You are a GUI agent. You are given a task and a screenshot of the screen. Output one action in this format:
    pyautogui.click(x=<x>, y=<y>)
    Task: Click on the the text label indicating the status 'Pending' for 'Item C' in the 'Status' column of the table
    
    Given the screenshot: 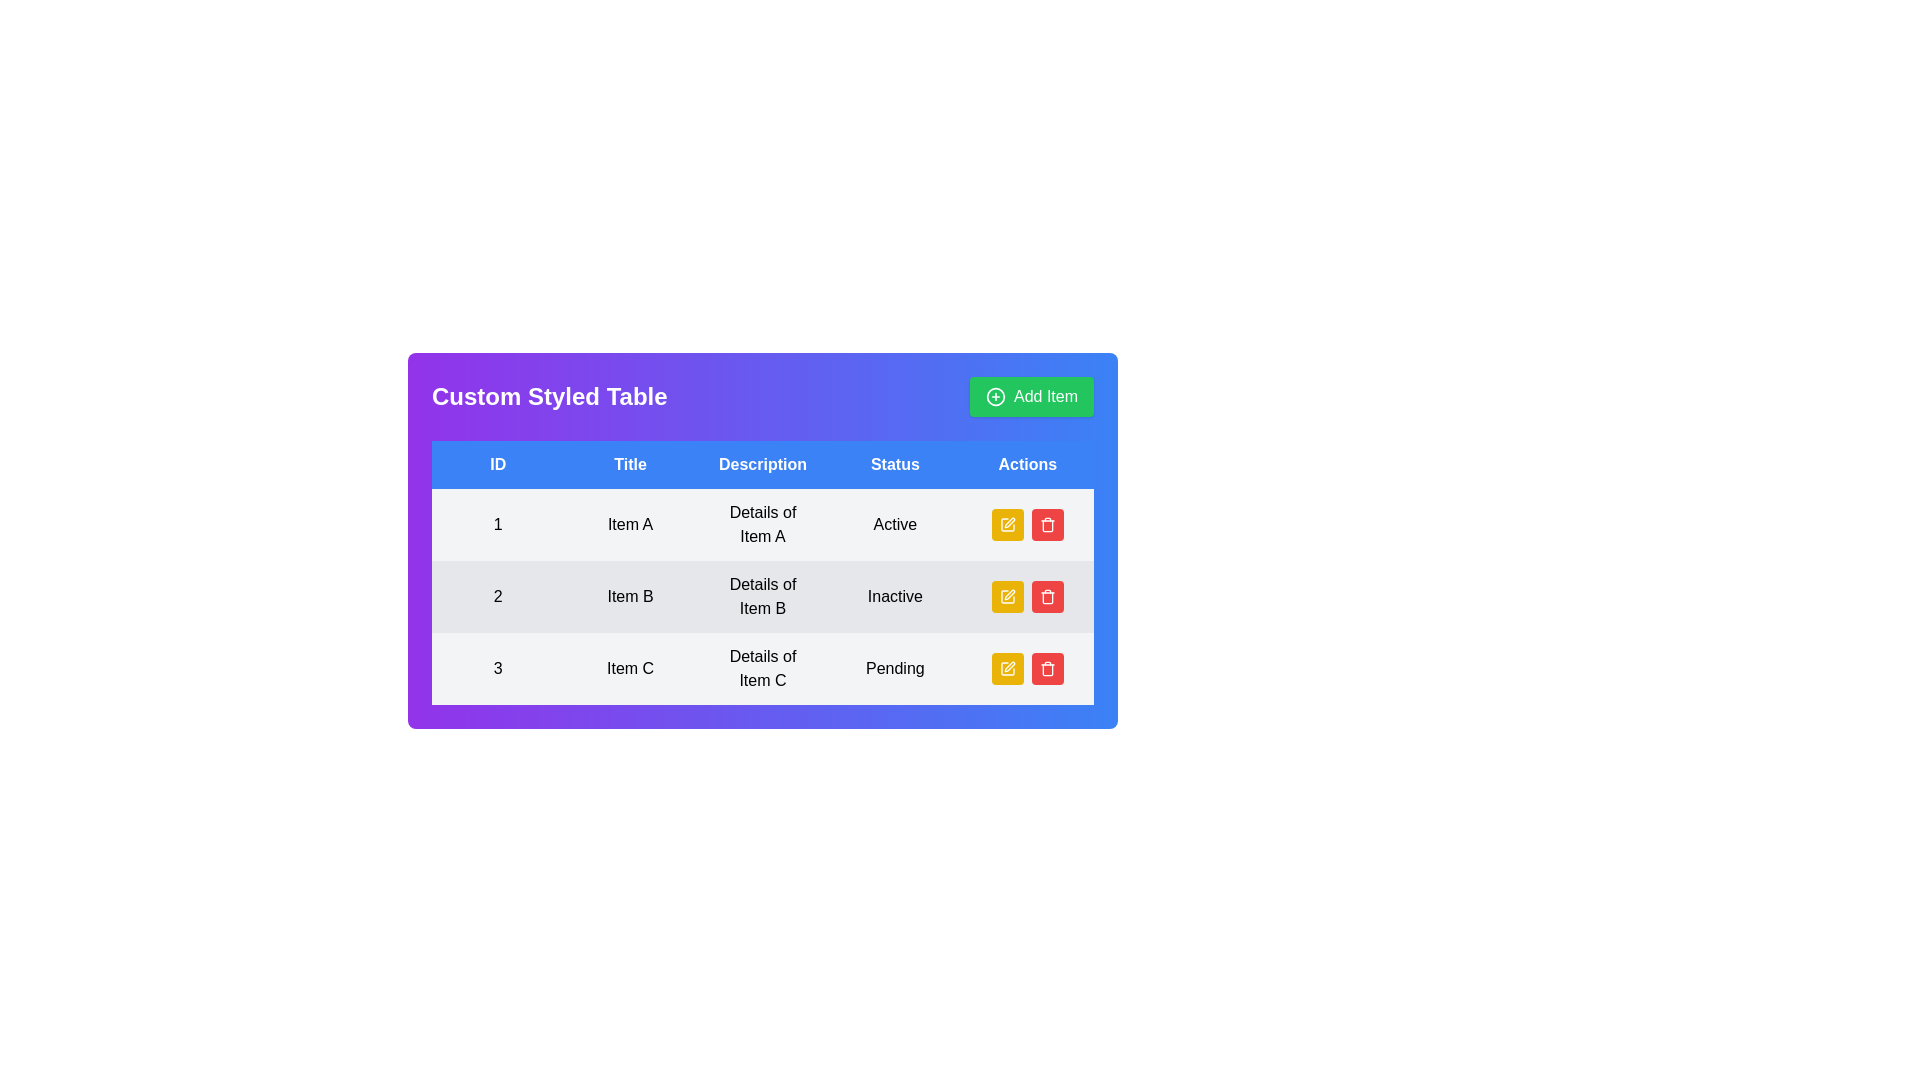 What is the action you would take?
    pyautogui.click(x=894, y=668)
    